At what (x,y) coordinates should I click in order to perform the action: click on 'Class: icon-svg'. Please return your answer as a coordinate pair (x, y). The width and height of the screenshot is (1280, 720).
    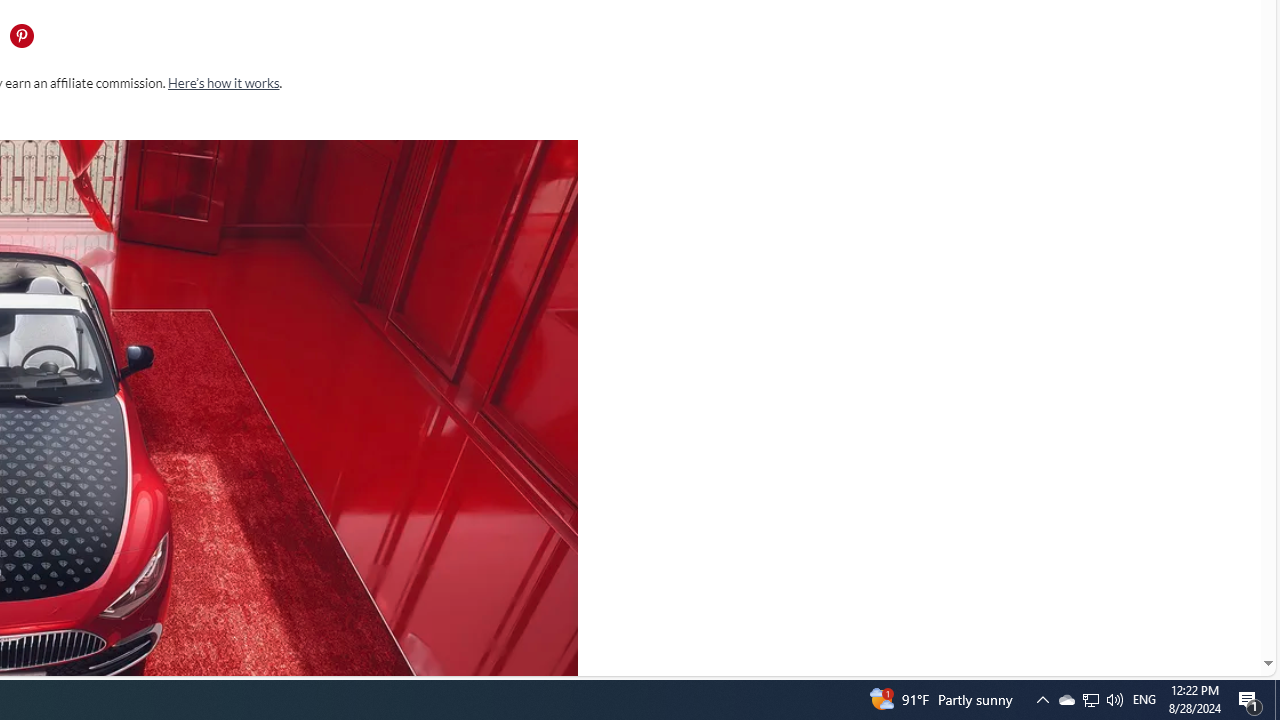
    Looking at the image, I should click on (21, 36).